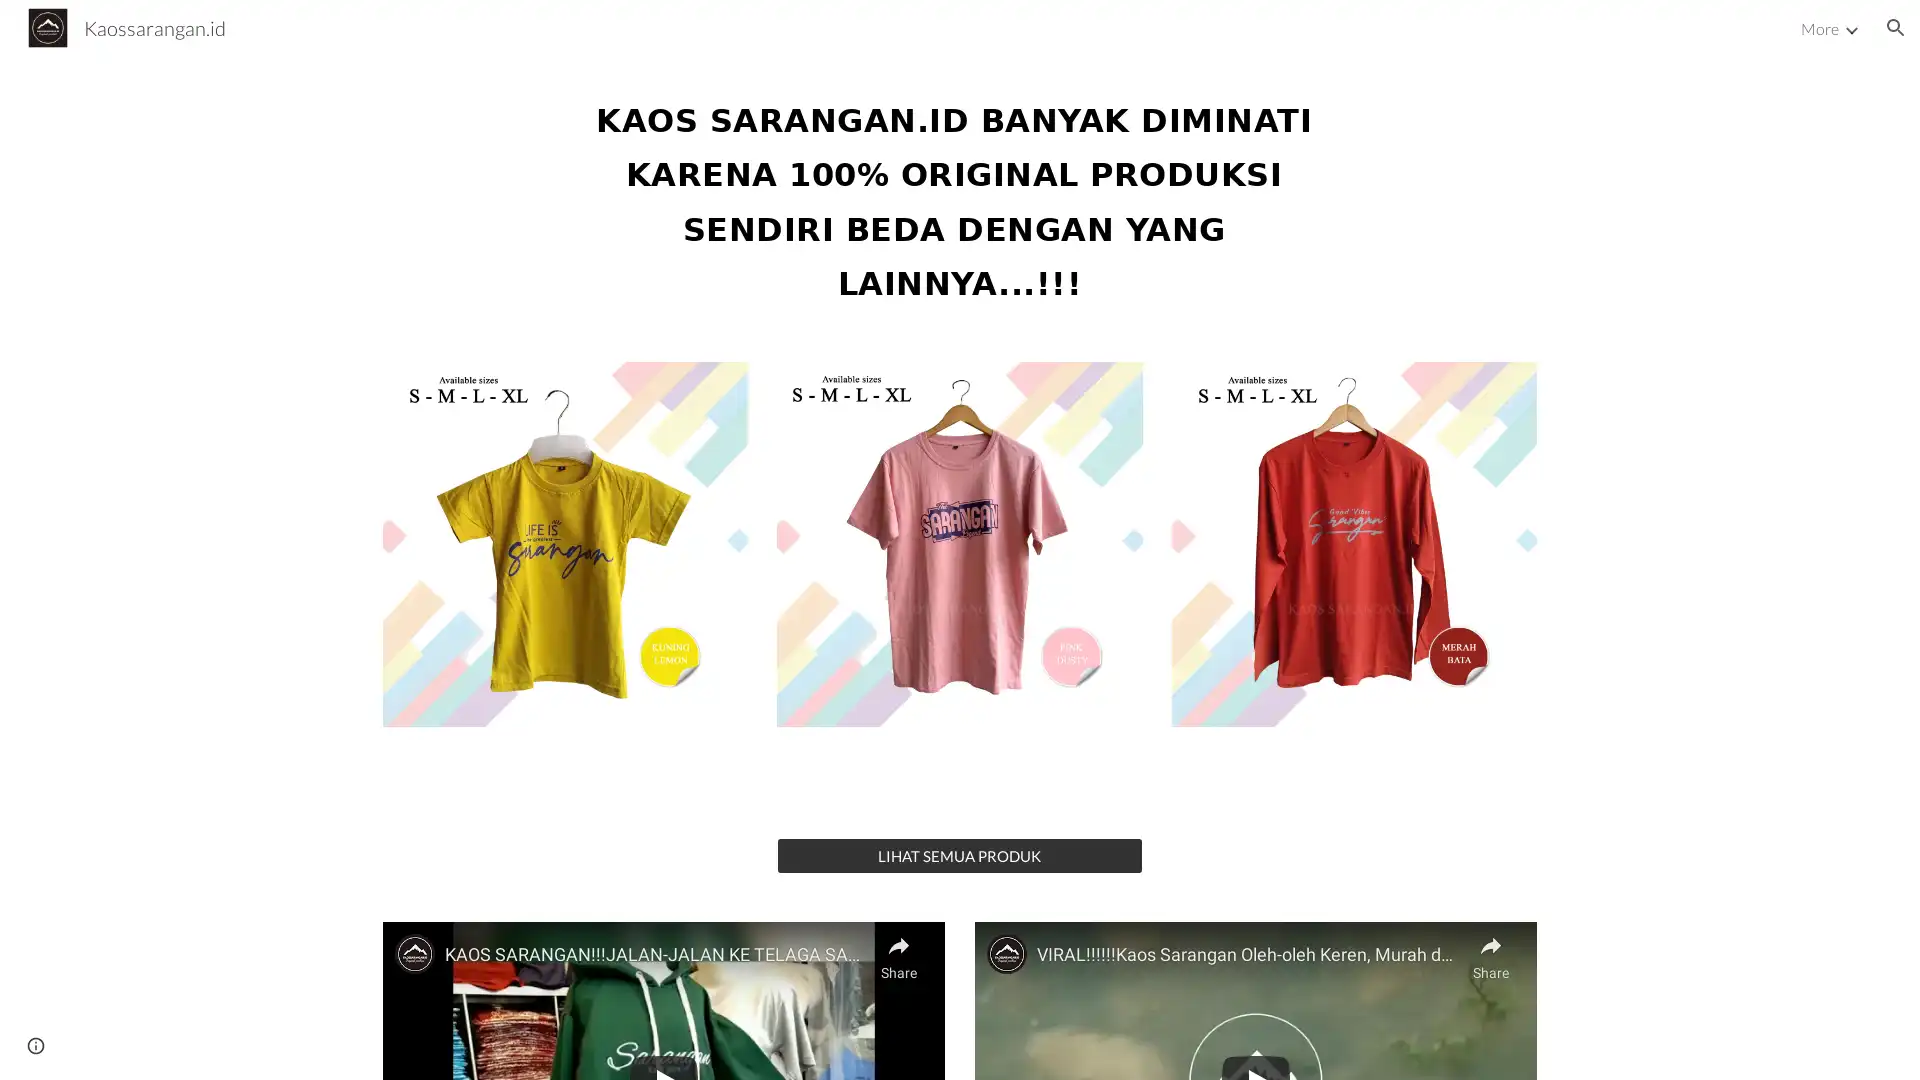  What do you see at coordinates (35, 1044) in the screenshot?
I see `Site actions` at bounding box center [35, 1044].